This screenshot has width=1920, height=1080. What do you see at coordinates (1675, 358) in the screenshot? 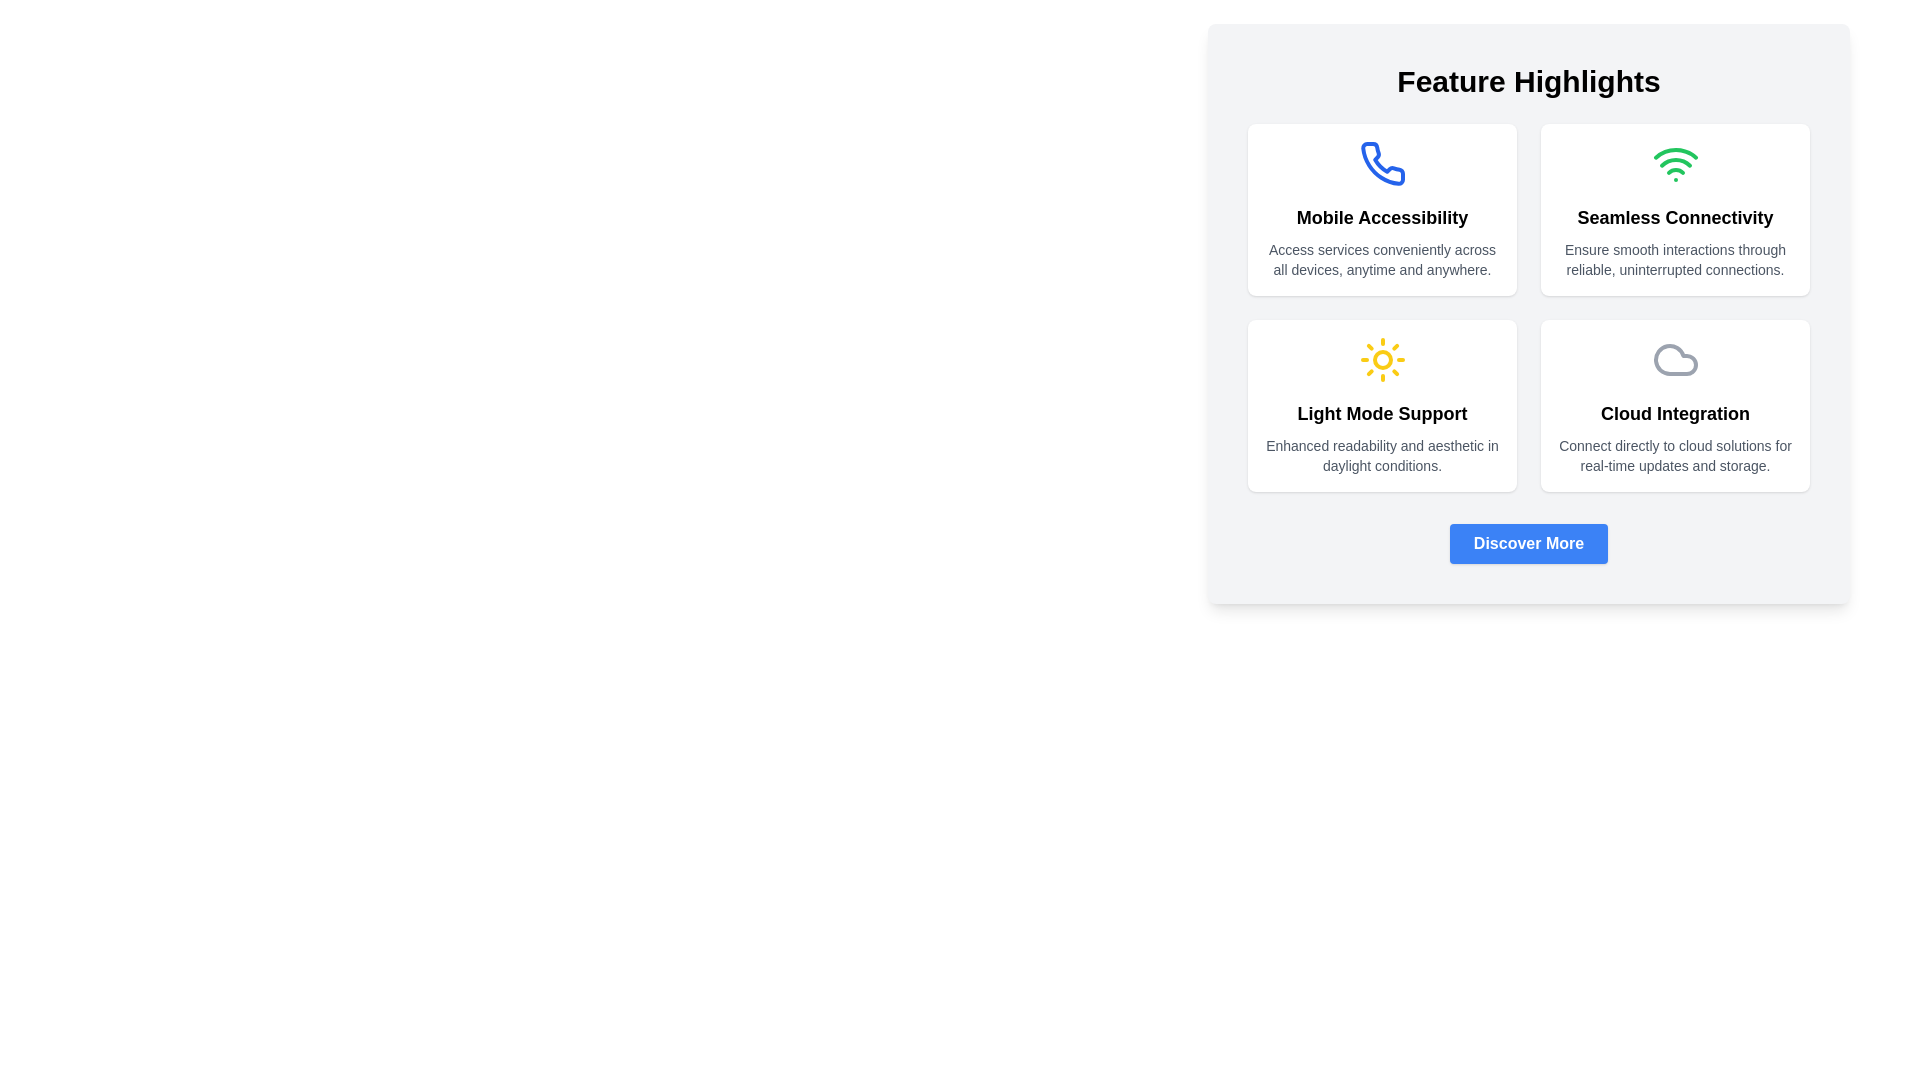
I see `the cloud icon, which is part of the 'Cloud Integration' information card located in the bottom right quadrant of the 'Feature Highlights' section` at bounding box center [1675, 358].